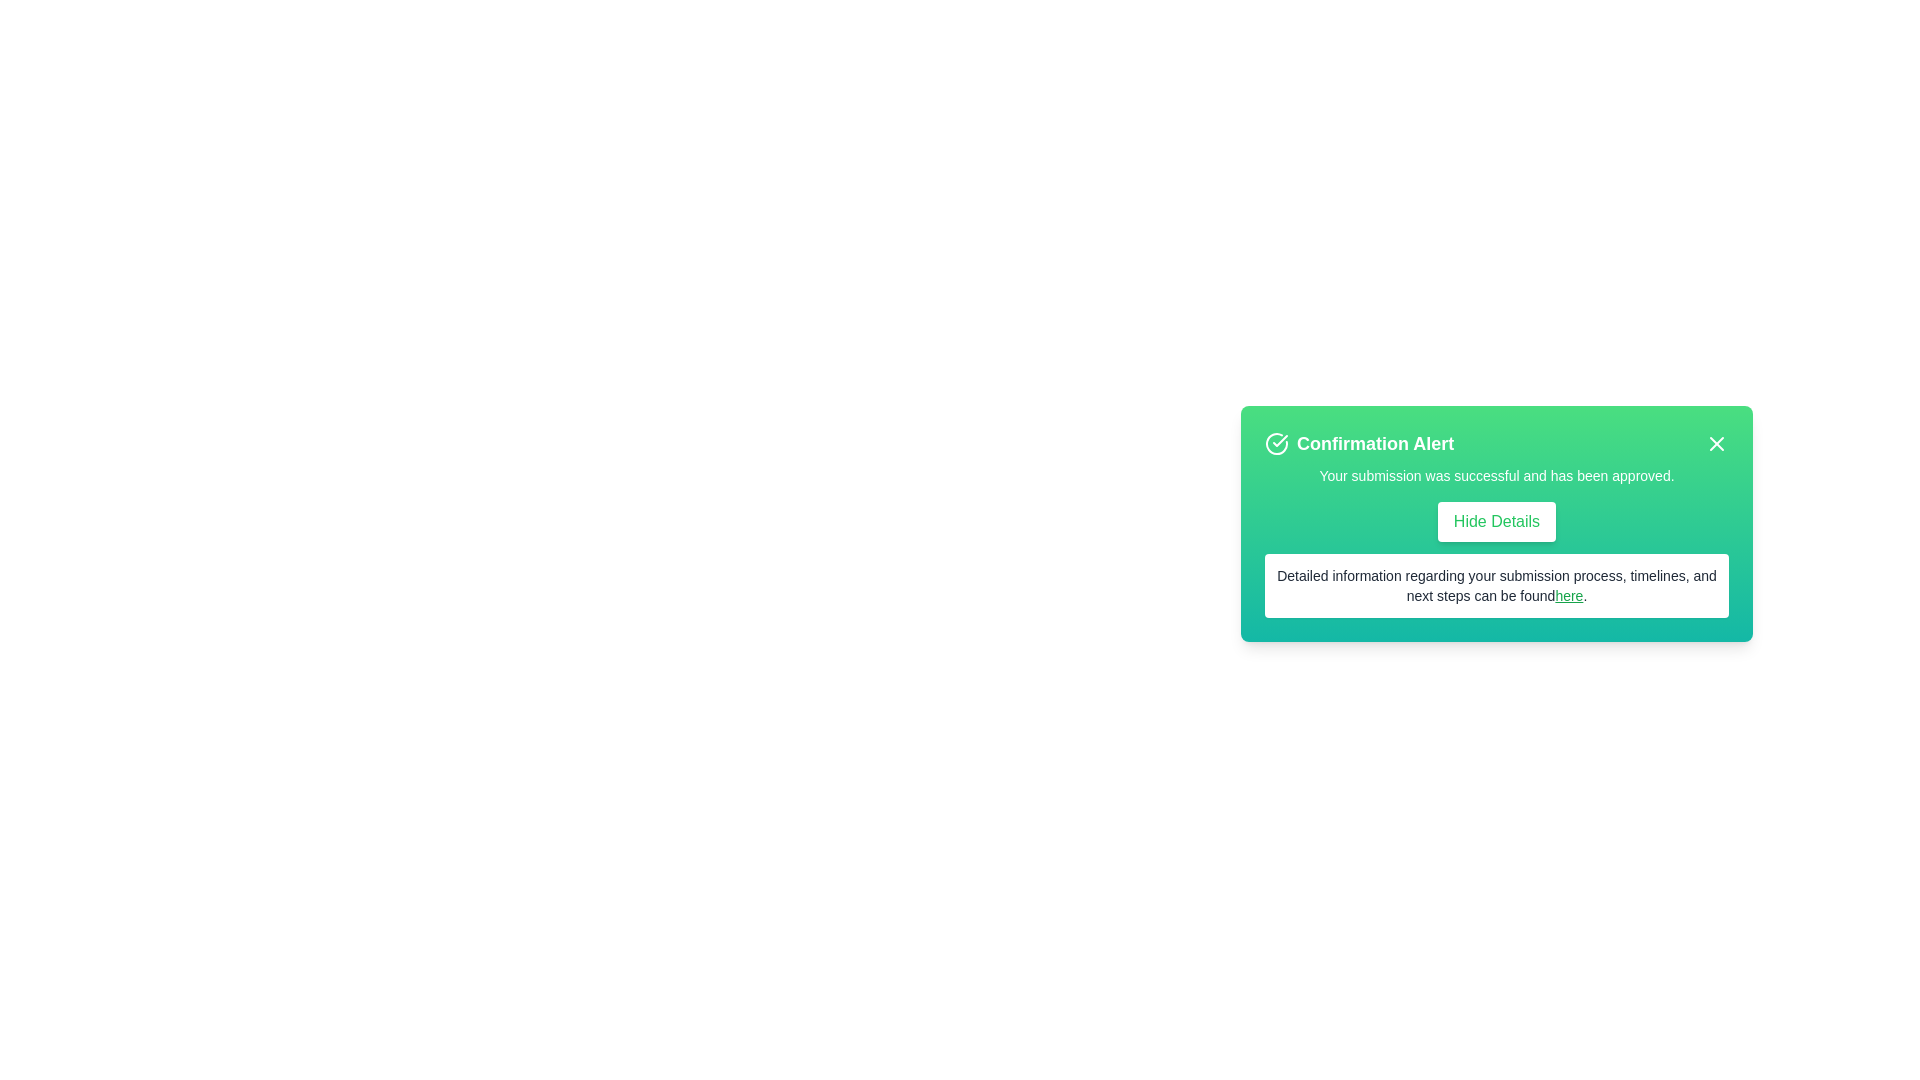 The width and height of the screenshot is (1920, 1080). Describe the element at coordinates (1497, 520) in the screenshot. I see `the 'Hide Details' button to toggle the visibility of the details section` at that location.